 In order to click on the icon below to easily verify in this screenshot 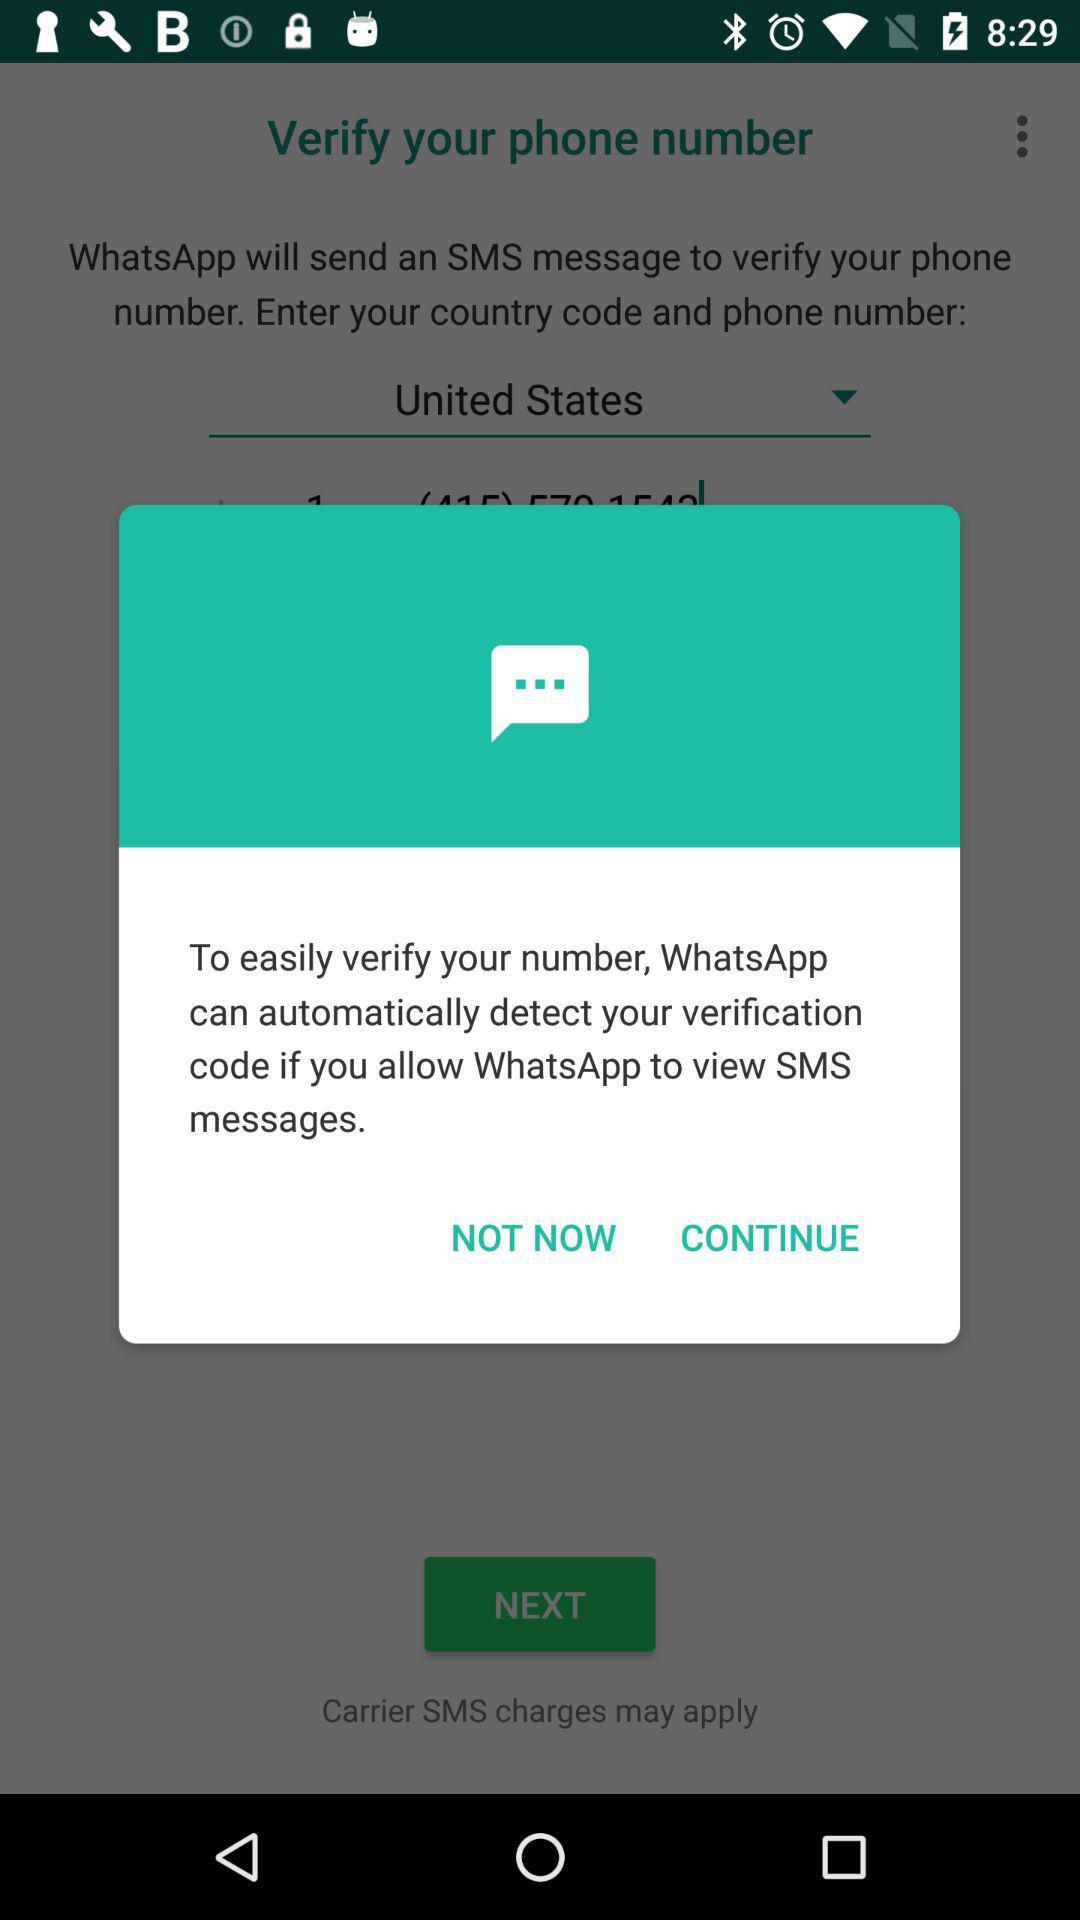, I will do `click(532, 1235)`.